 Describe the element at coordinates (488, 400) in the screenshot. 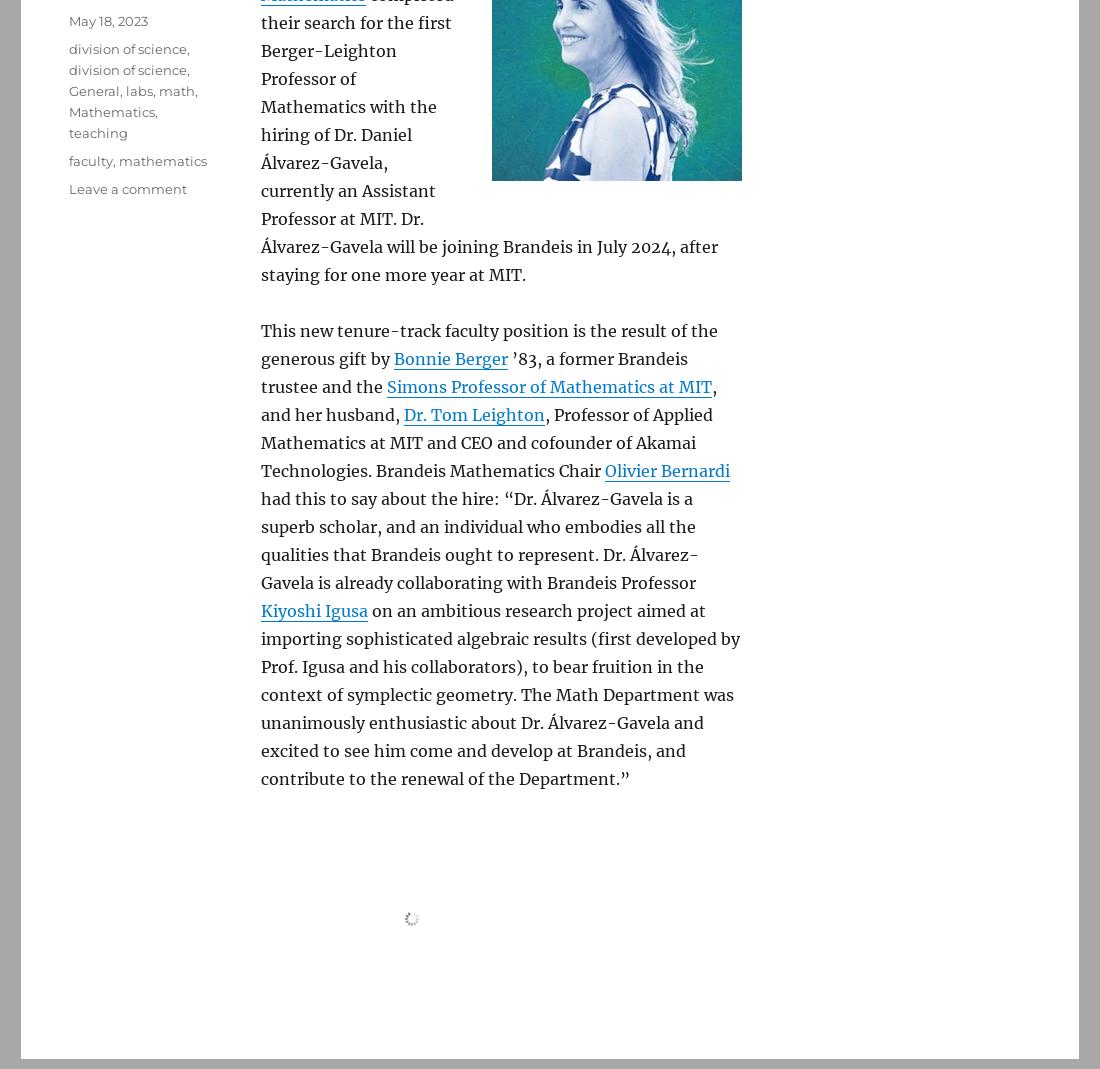

I see `', and her husband,'` at that location.